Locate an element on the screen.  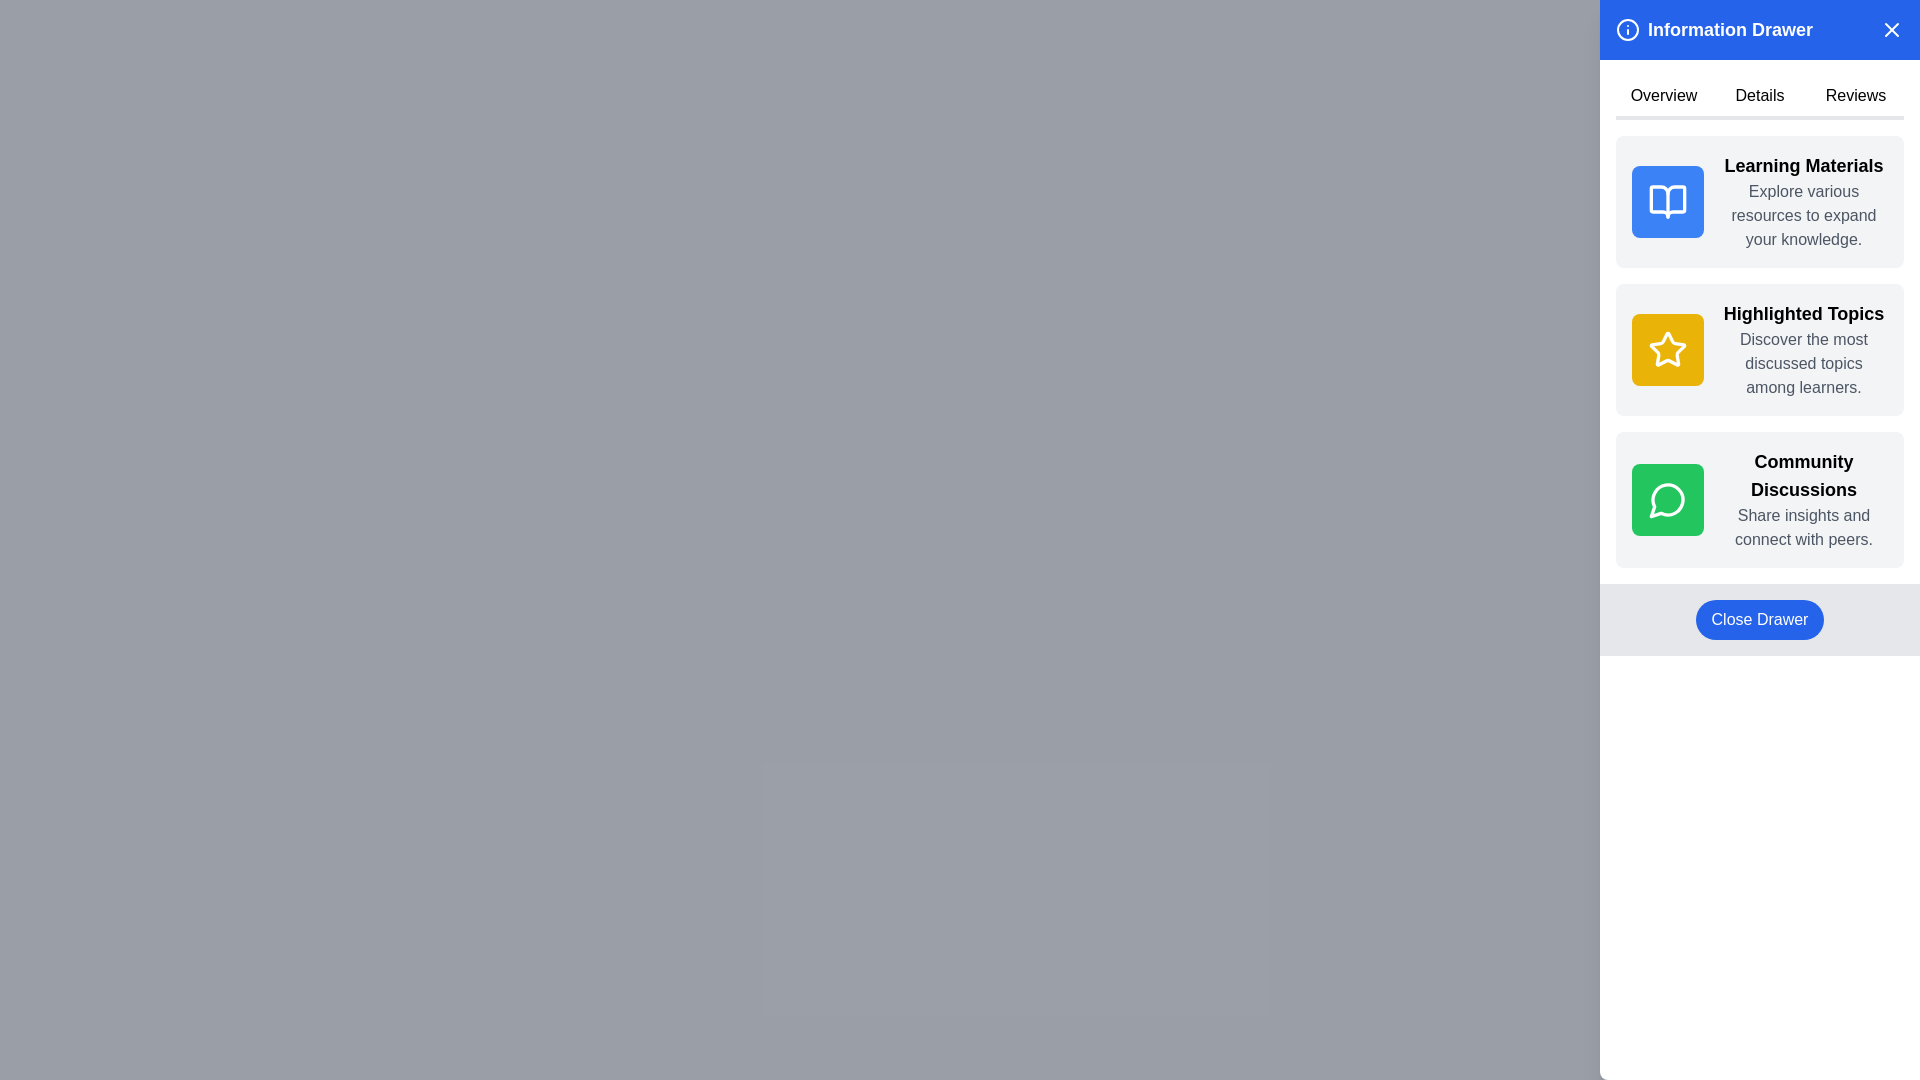
text label displaying 'Learning Materials' which is the top title in the 'Information Drawer' section of the right panel is located at coordinates (1804, 164).